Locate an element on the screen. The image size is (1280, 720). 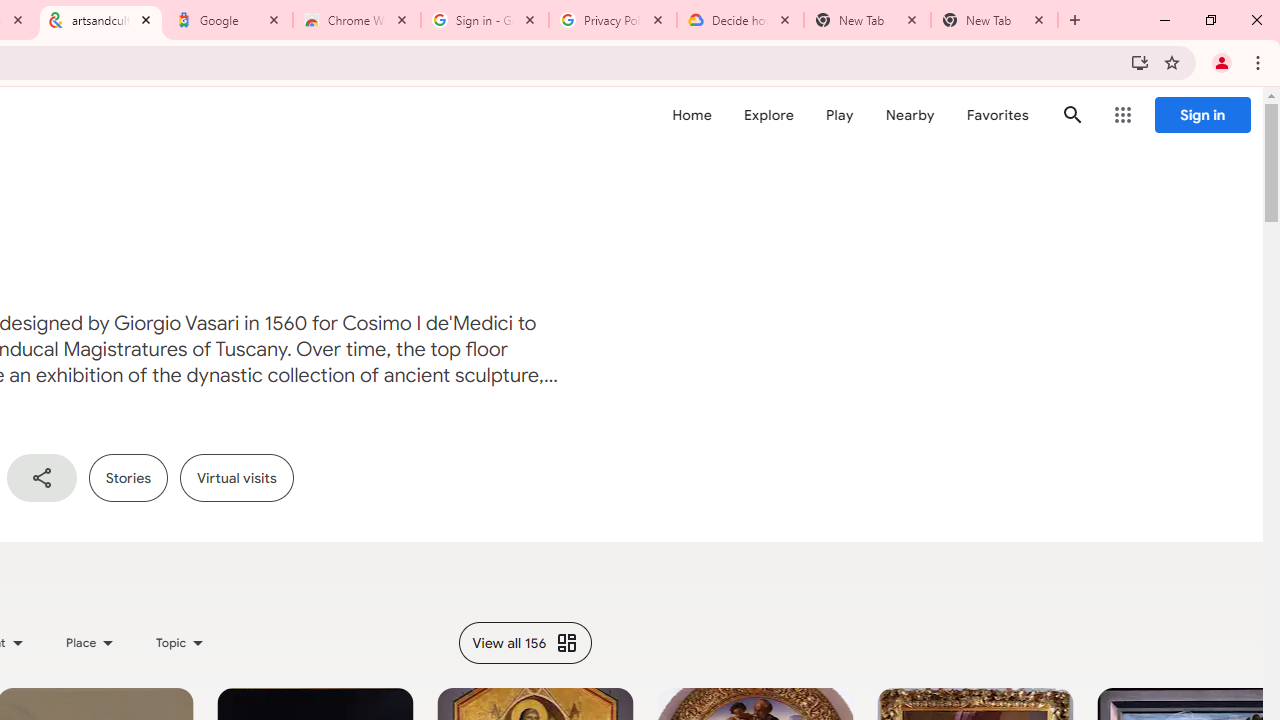
'Place' is located at coordinates (89, 642).